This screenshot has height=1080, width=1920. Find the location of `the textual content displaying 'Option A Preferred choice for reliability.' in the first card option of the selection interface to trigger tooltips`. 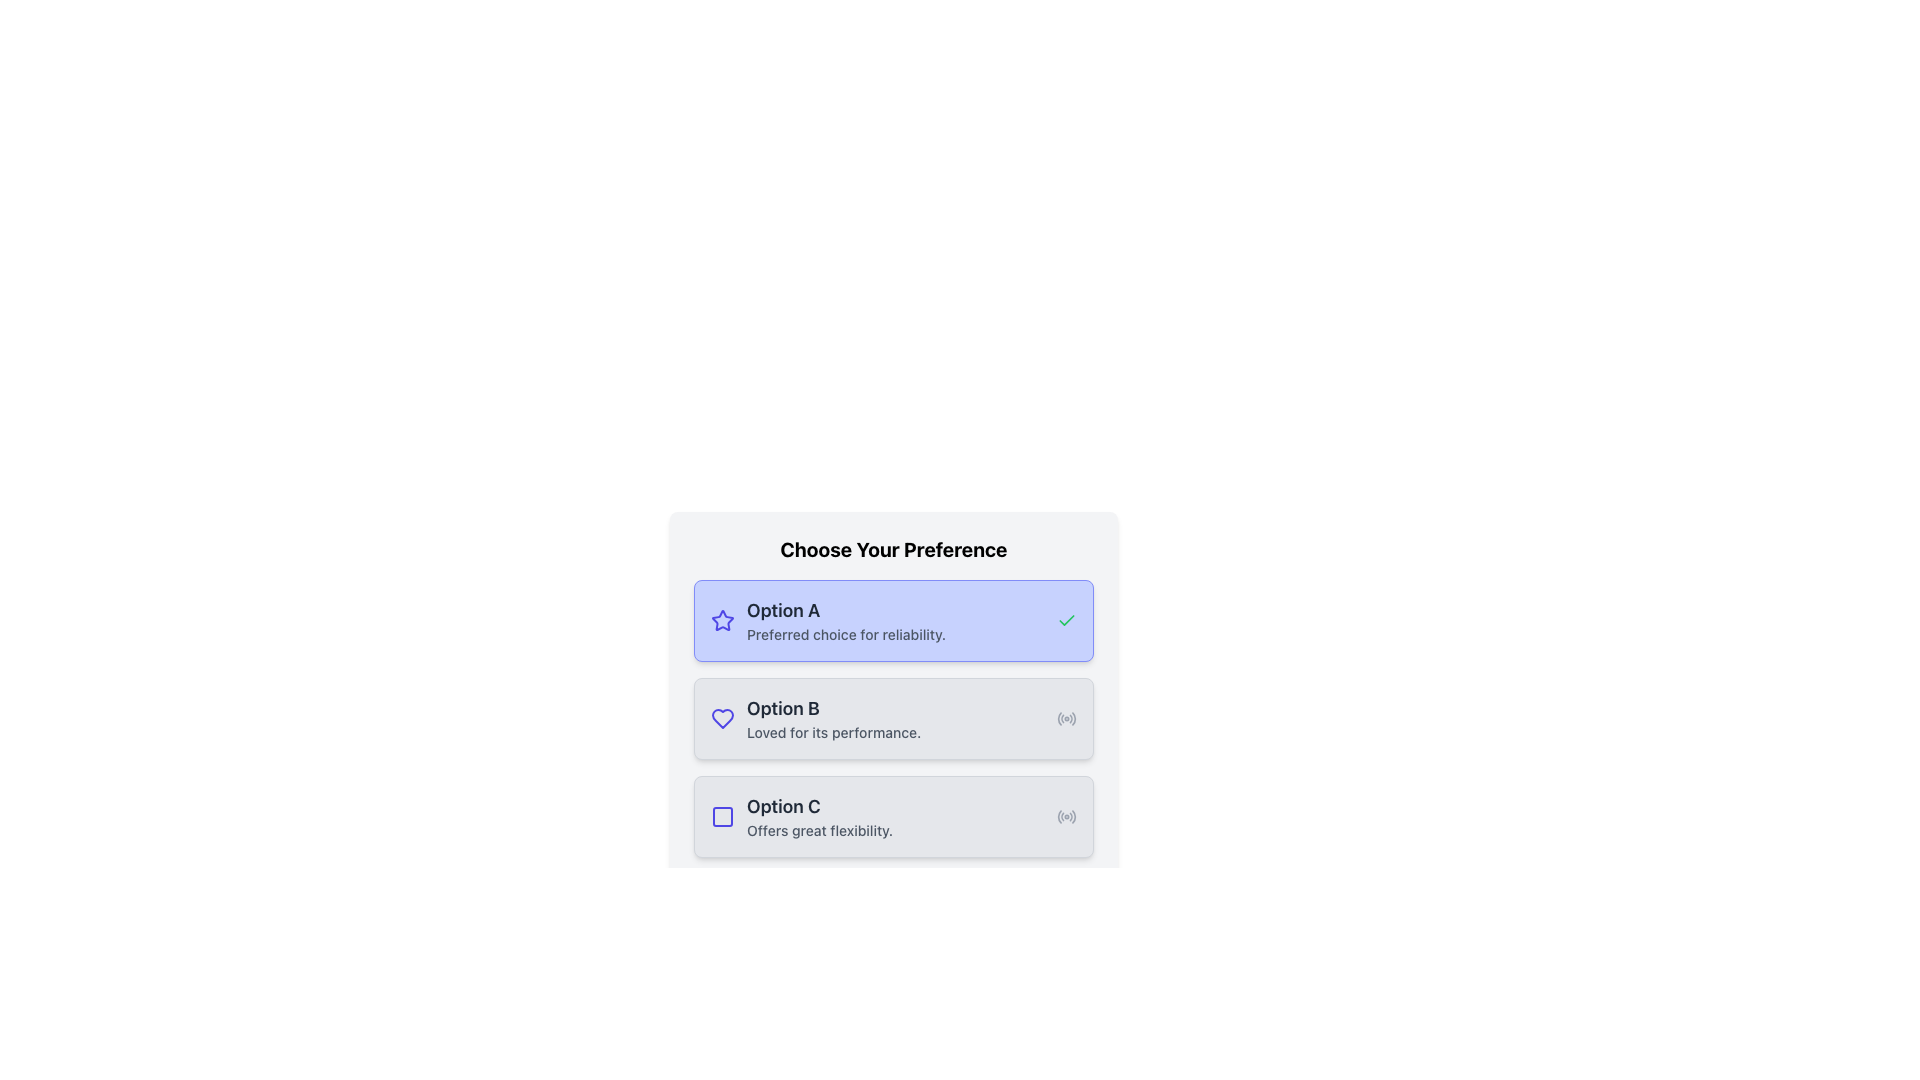

the textual content displaying 'Option A Preferred choice for reliability.' in the first card option of the selection interface to trigger tooltips is located at coordinates (895, 620).